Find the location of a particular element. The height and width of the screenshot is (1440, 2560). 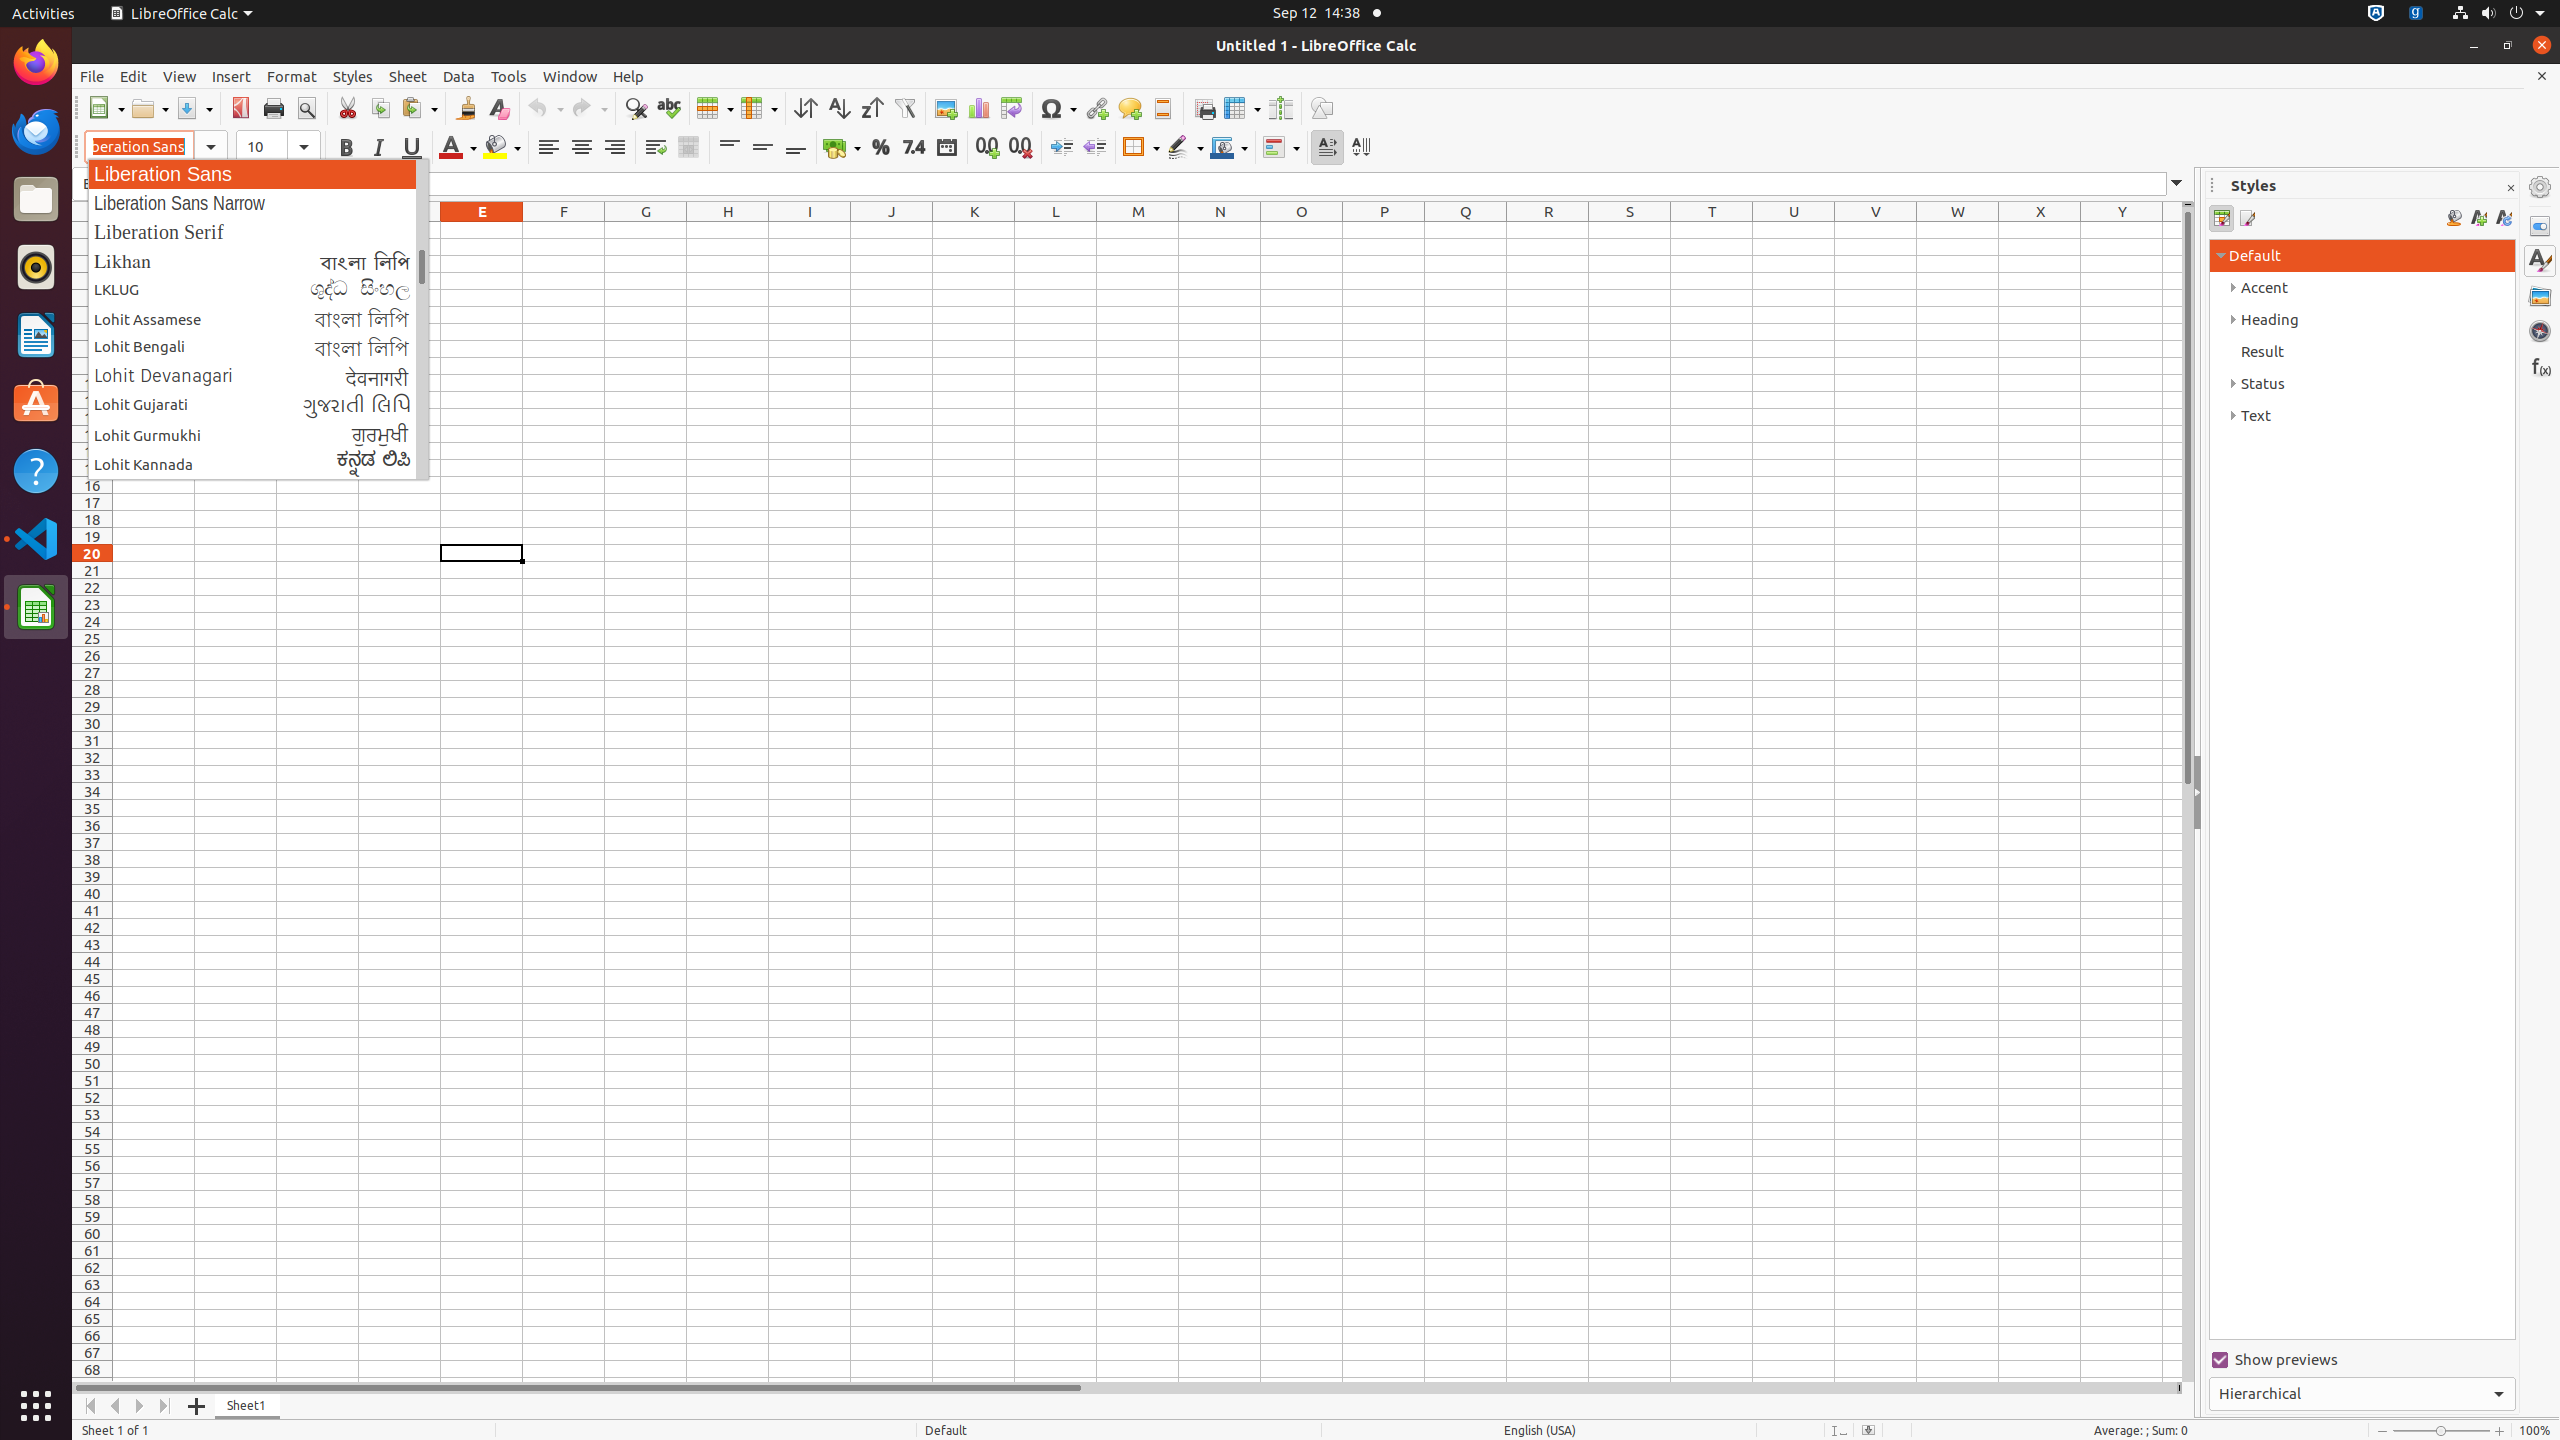

'Align Top' is located at coordinates (729, 146).